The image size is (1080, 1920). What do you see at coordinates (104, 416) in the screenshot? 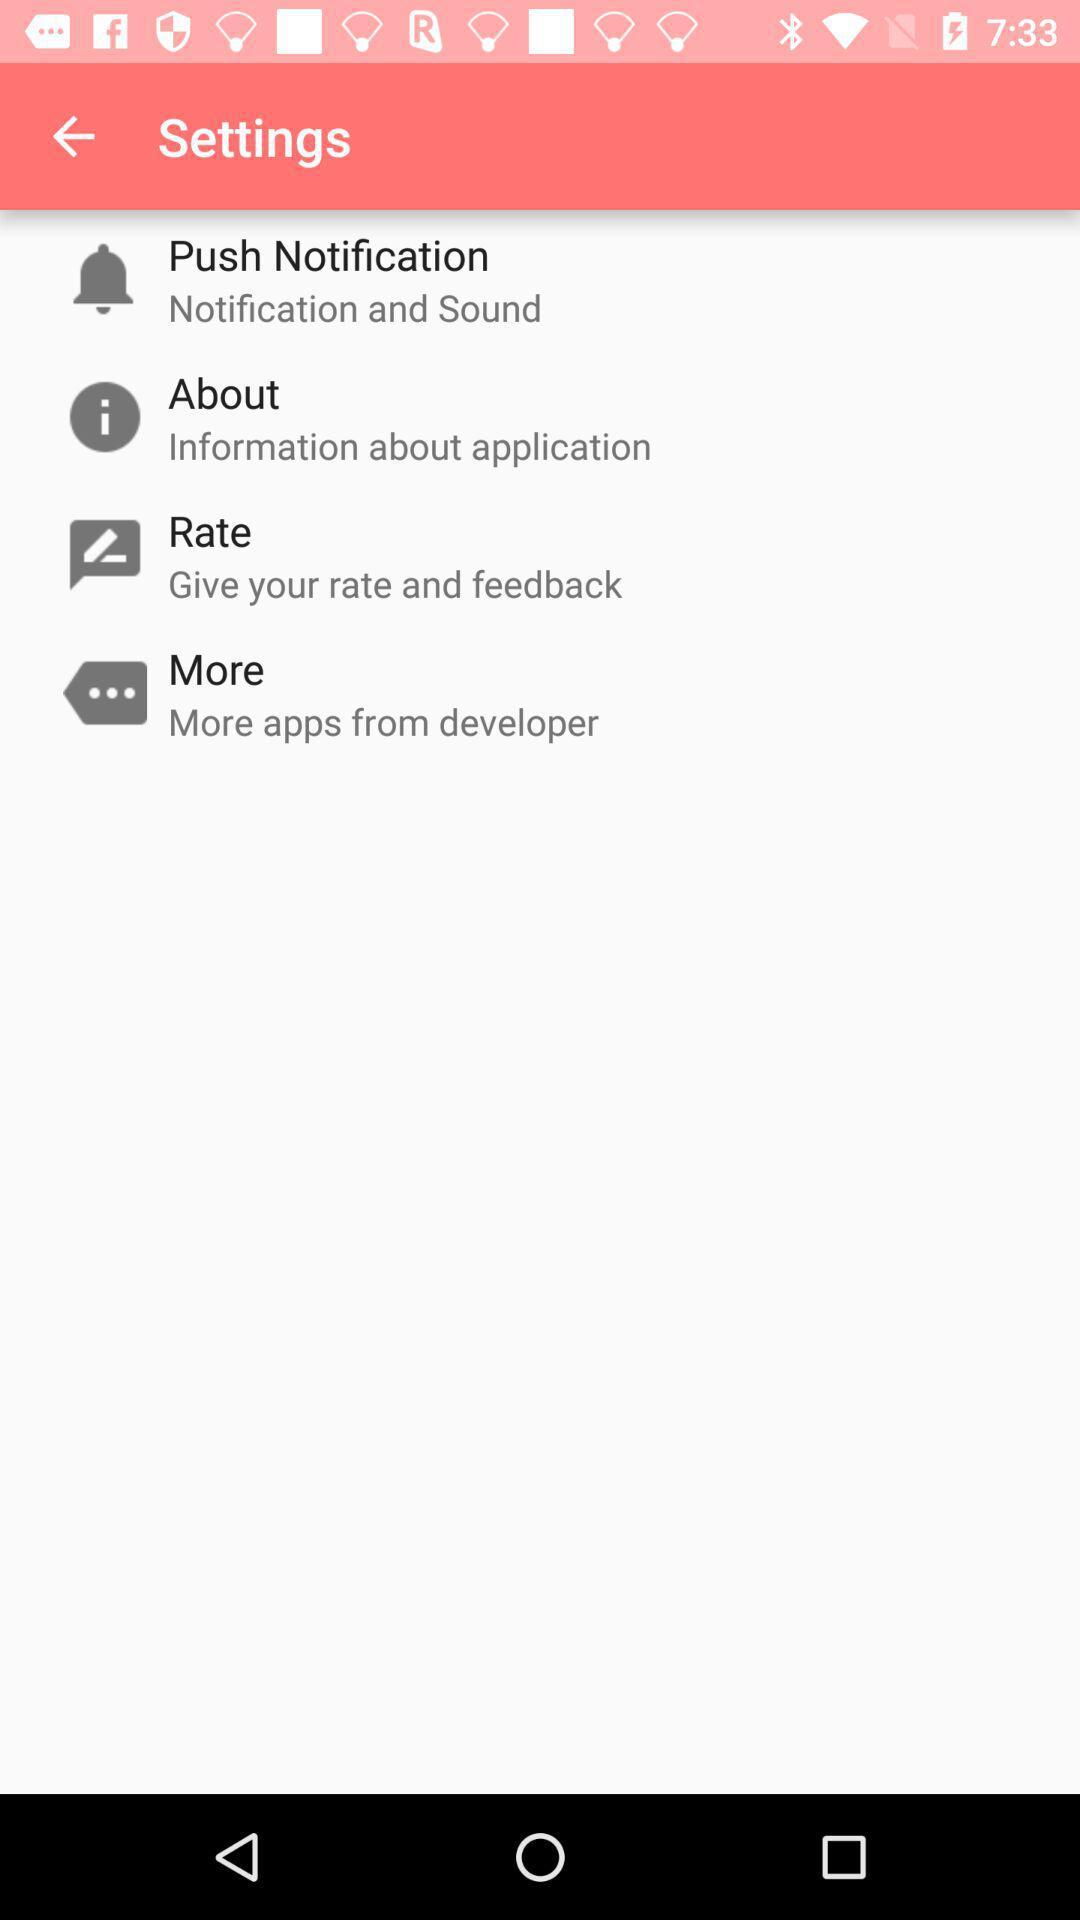
I see `information icon which is on the left side of about` at bounding box center [104, 416].